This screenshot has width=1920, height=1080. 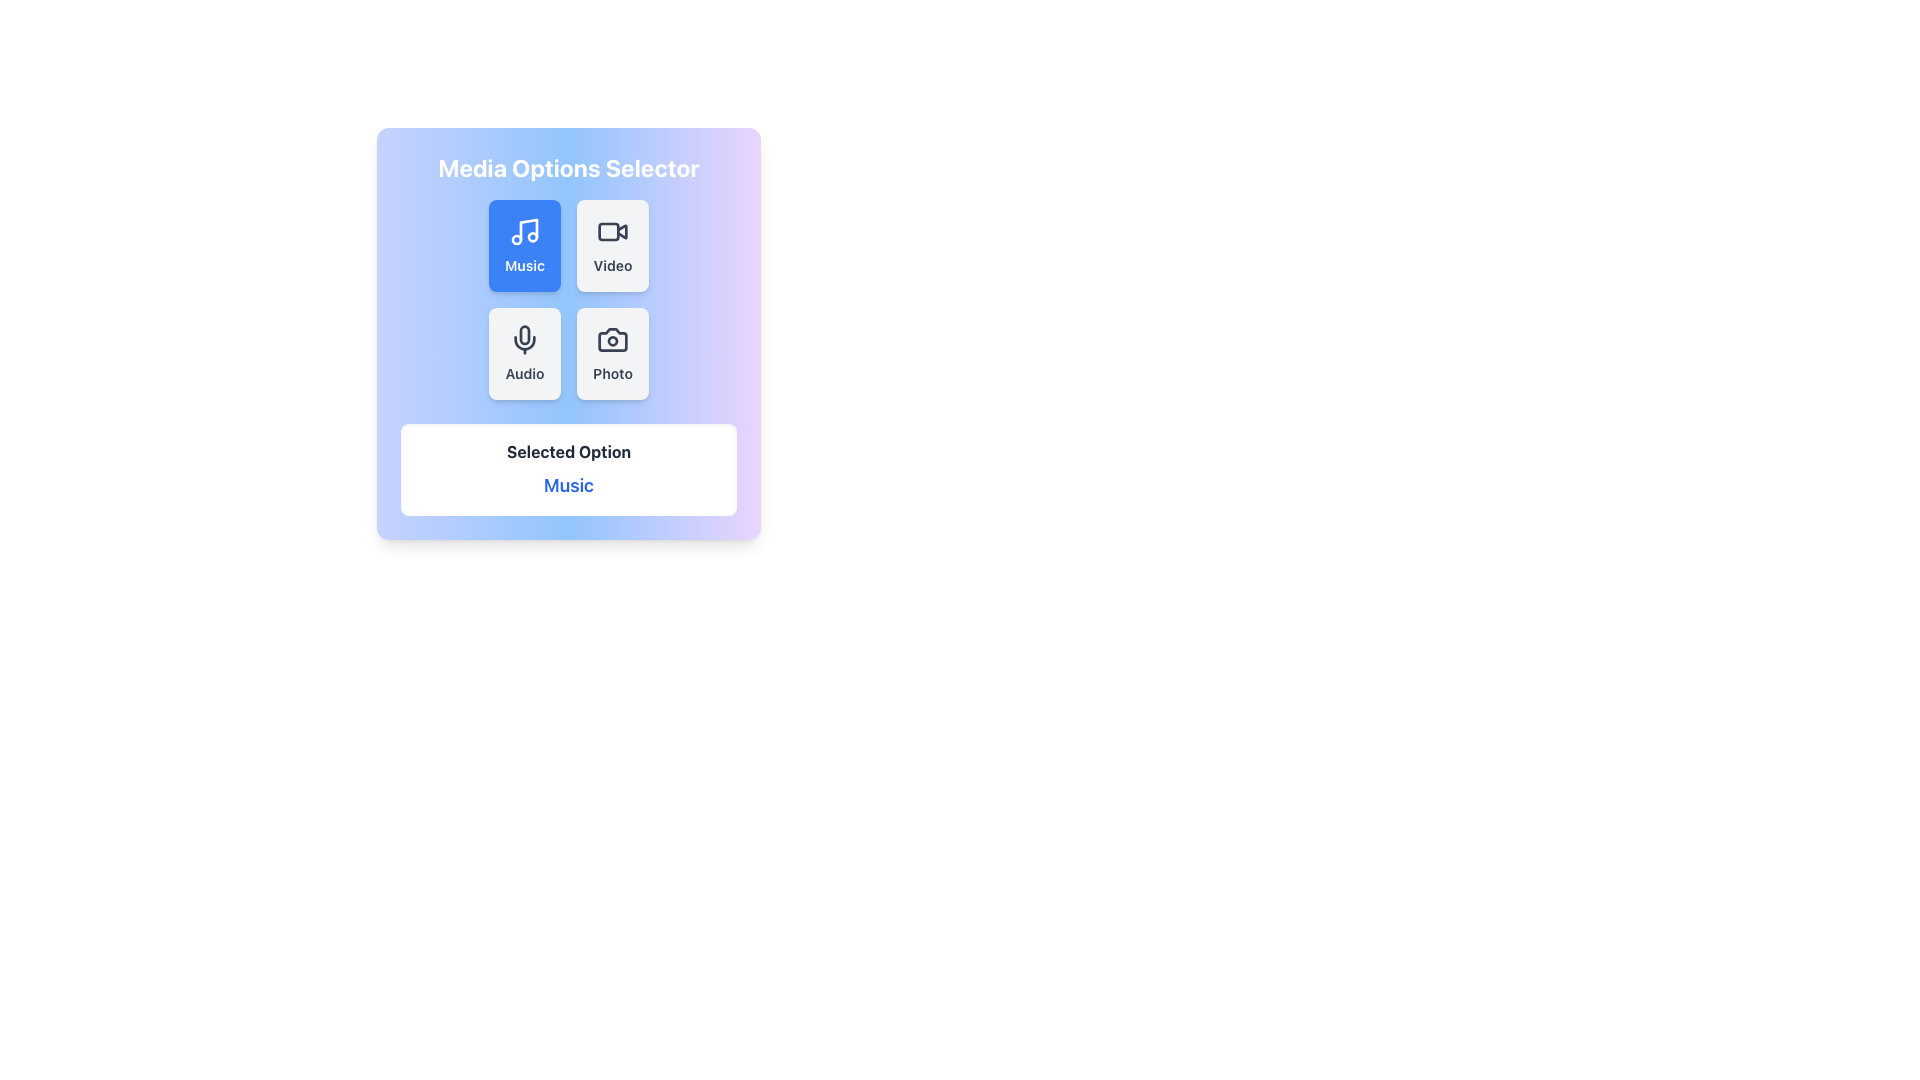 I want to click on the 'Photo' button located in the bottom-right corner of the Media Options Selector, which features a camera icon and a light gray background, so click(x=568, y=333).